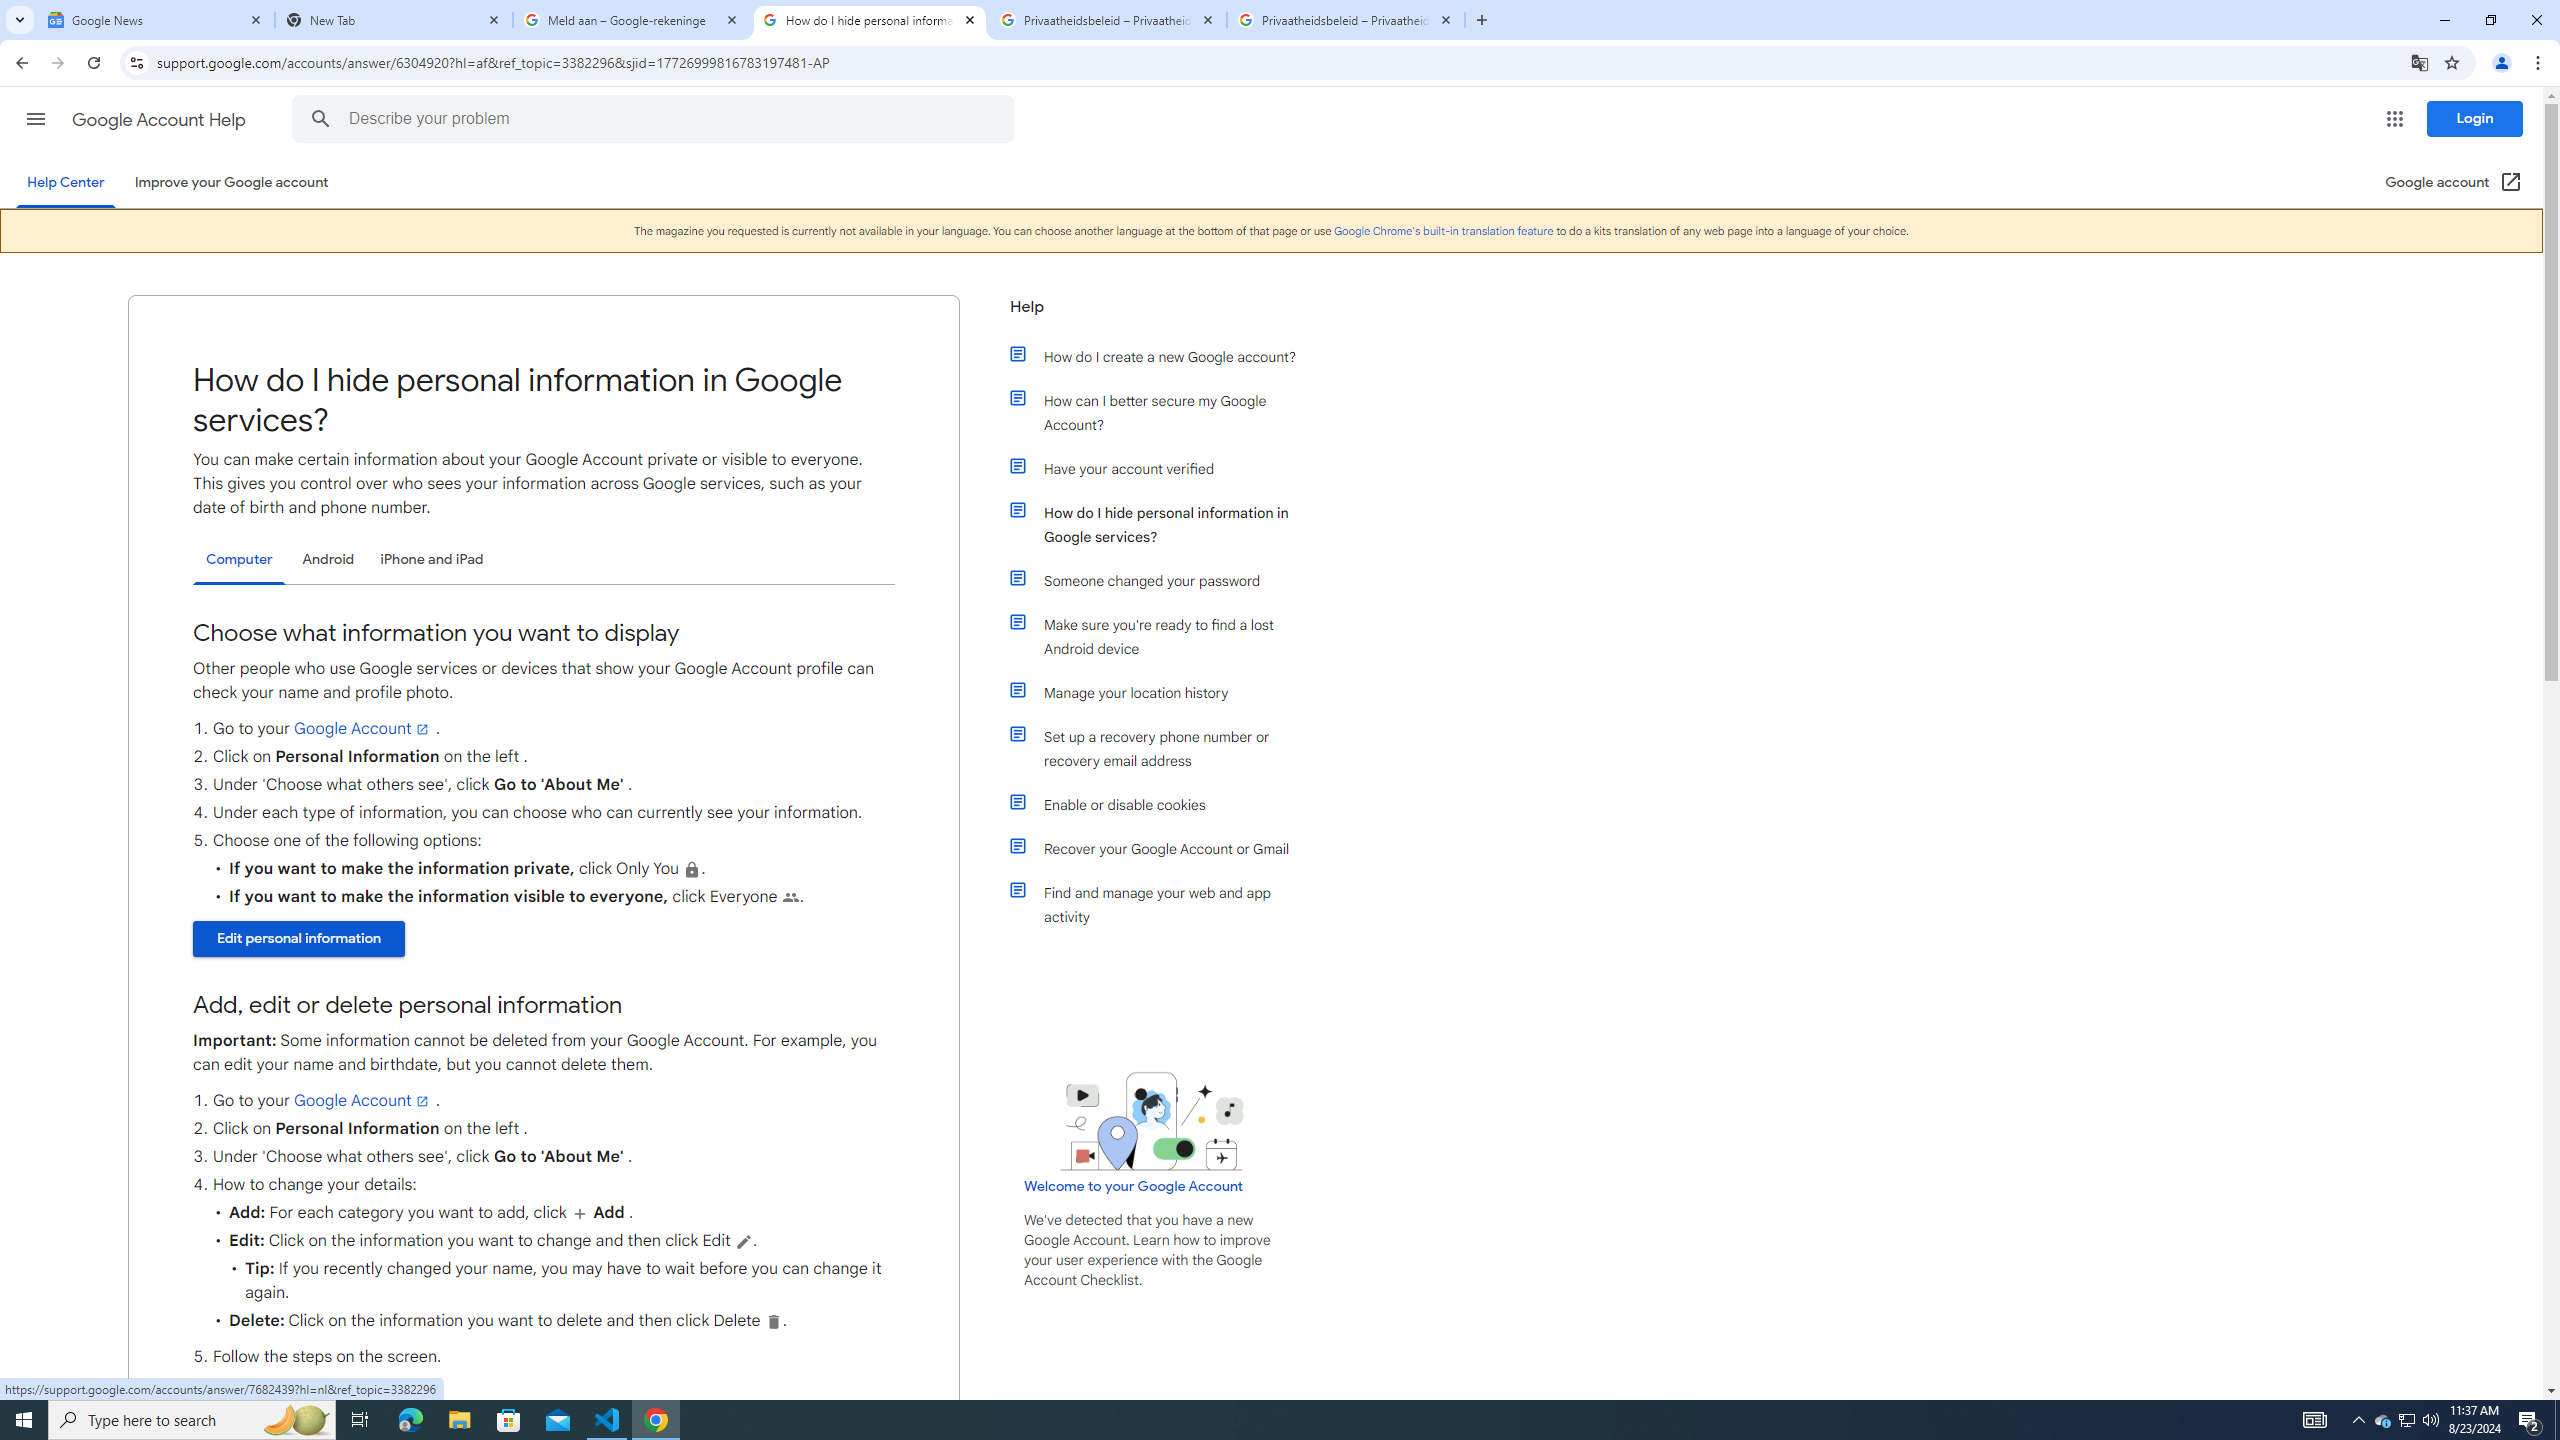 The height and width of the screenshot is (1440, 2560). What do you see at coordinates (231, 181) in the screenshot?
I see `'Improve your Google account'` at bounding box center [231, 181].